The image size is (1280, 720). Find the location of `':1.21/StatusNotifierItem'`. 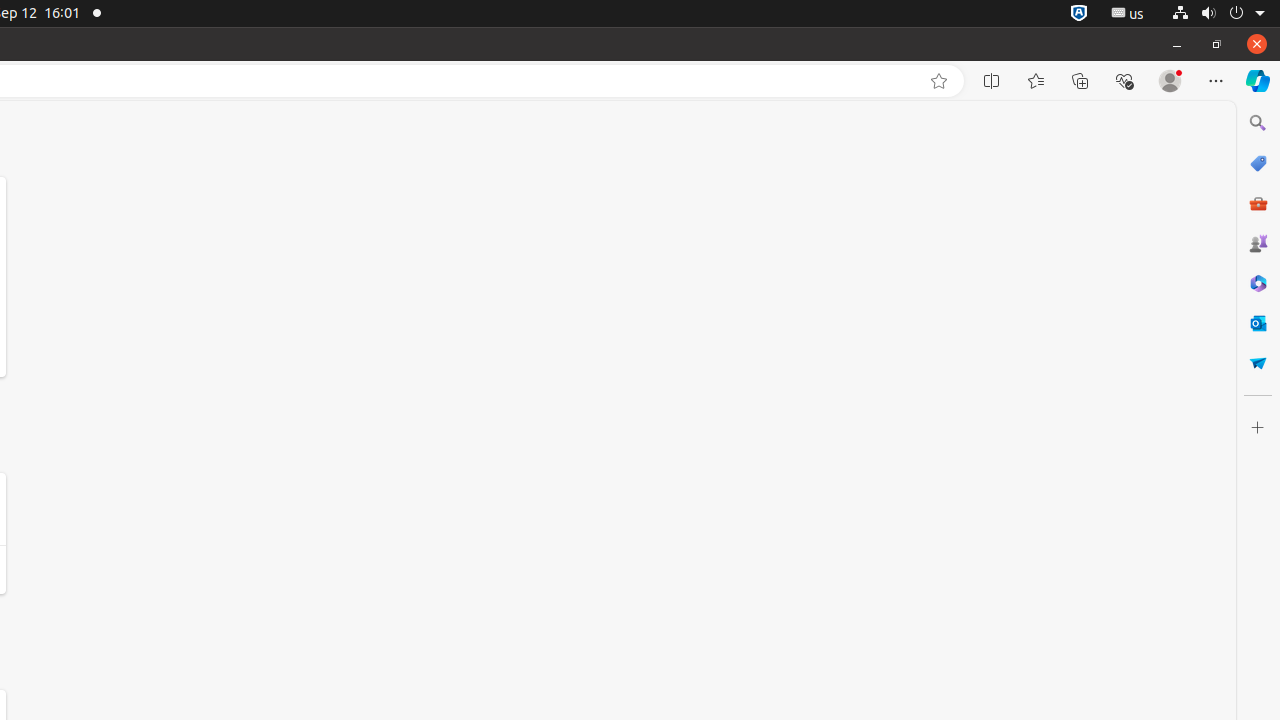

':1.21/StatusNotifierItem' is located at coordinates (1127, 13).